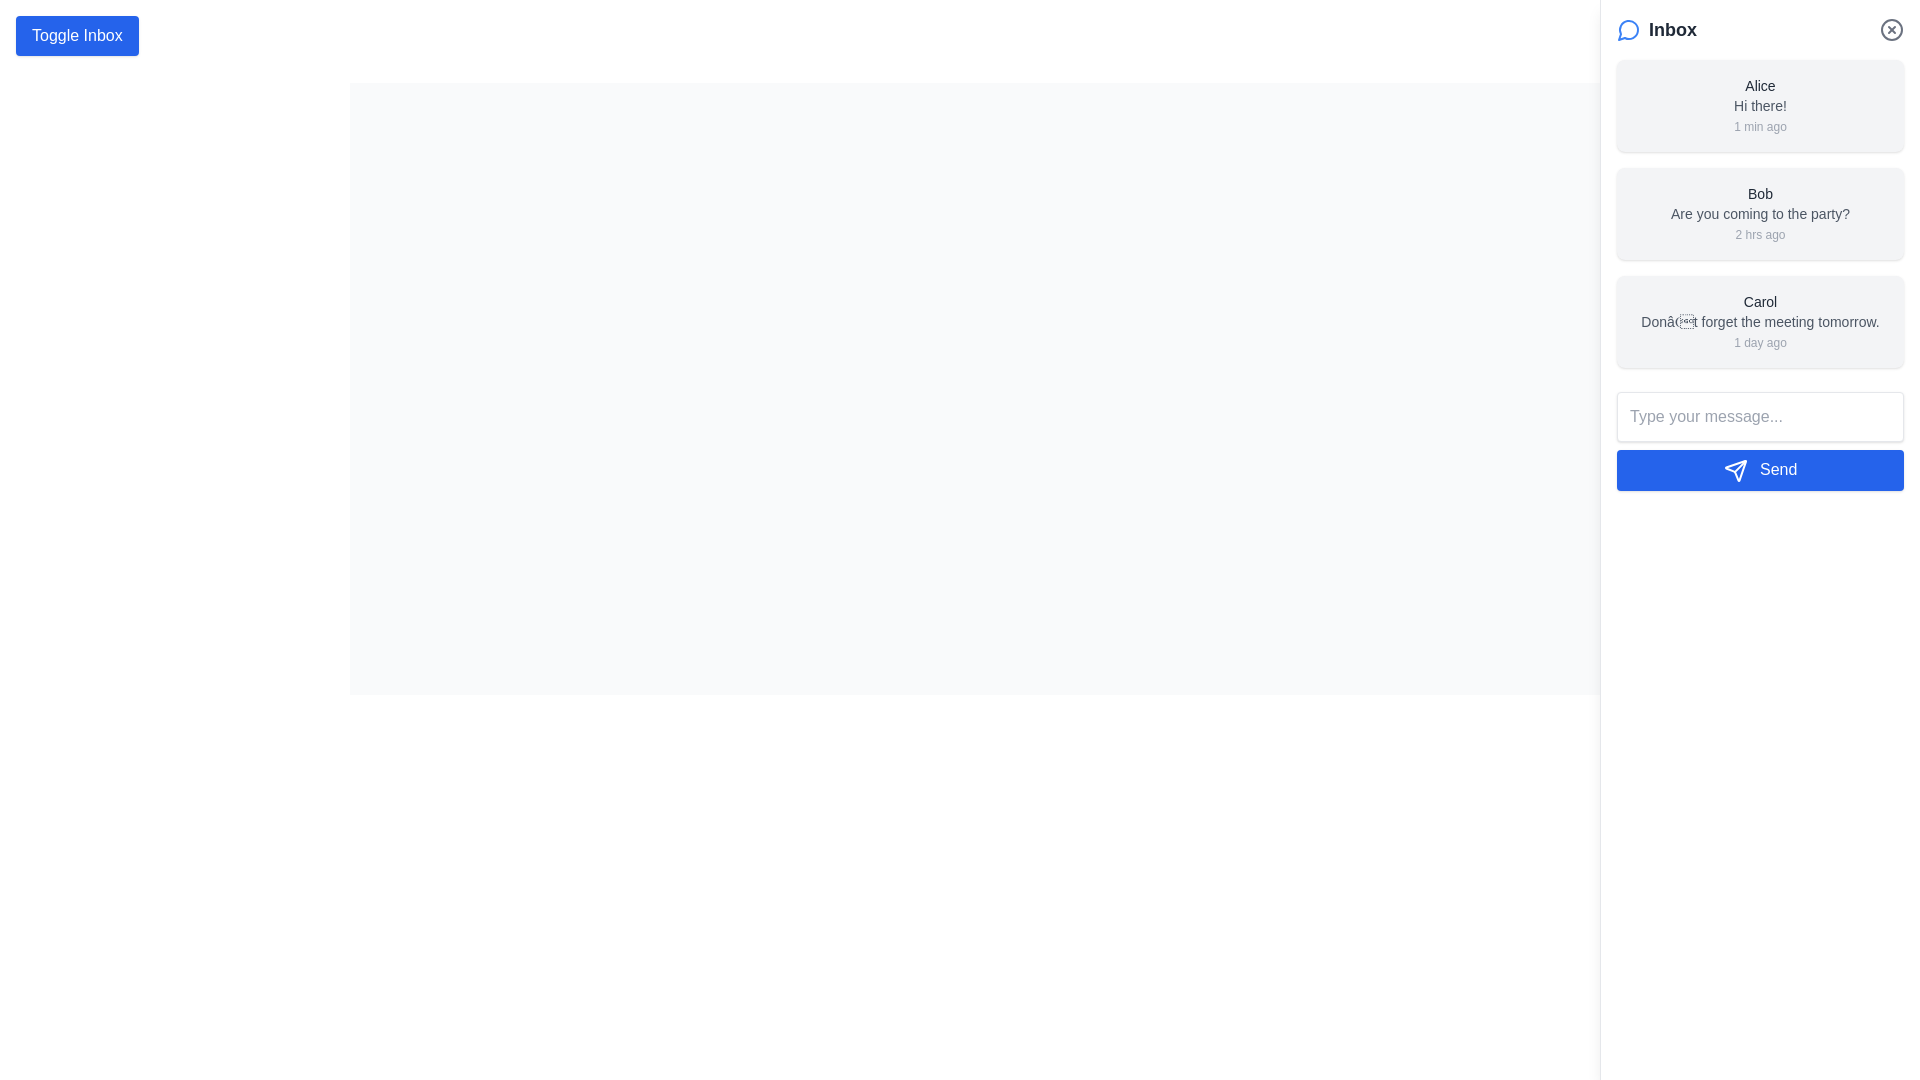 This screenshot has width=1920, height=1080. Describe the element at coordinates (1760, 213) in the screenshot. I see `the message notification in the scrollable list located in the right sidebar titled 'Inbox'` at that location.